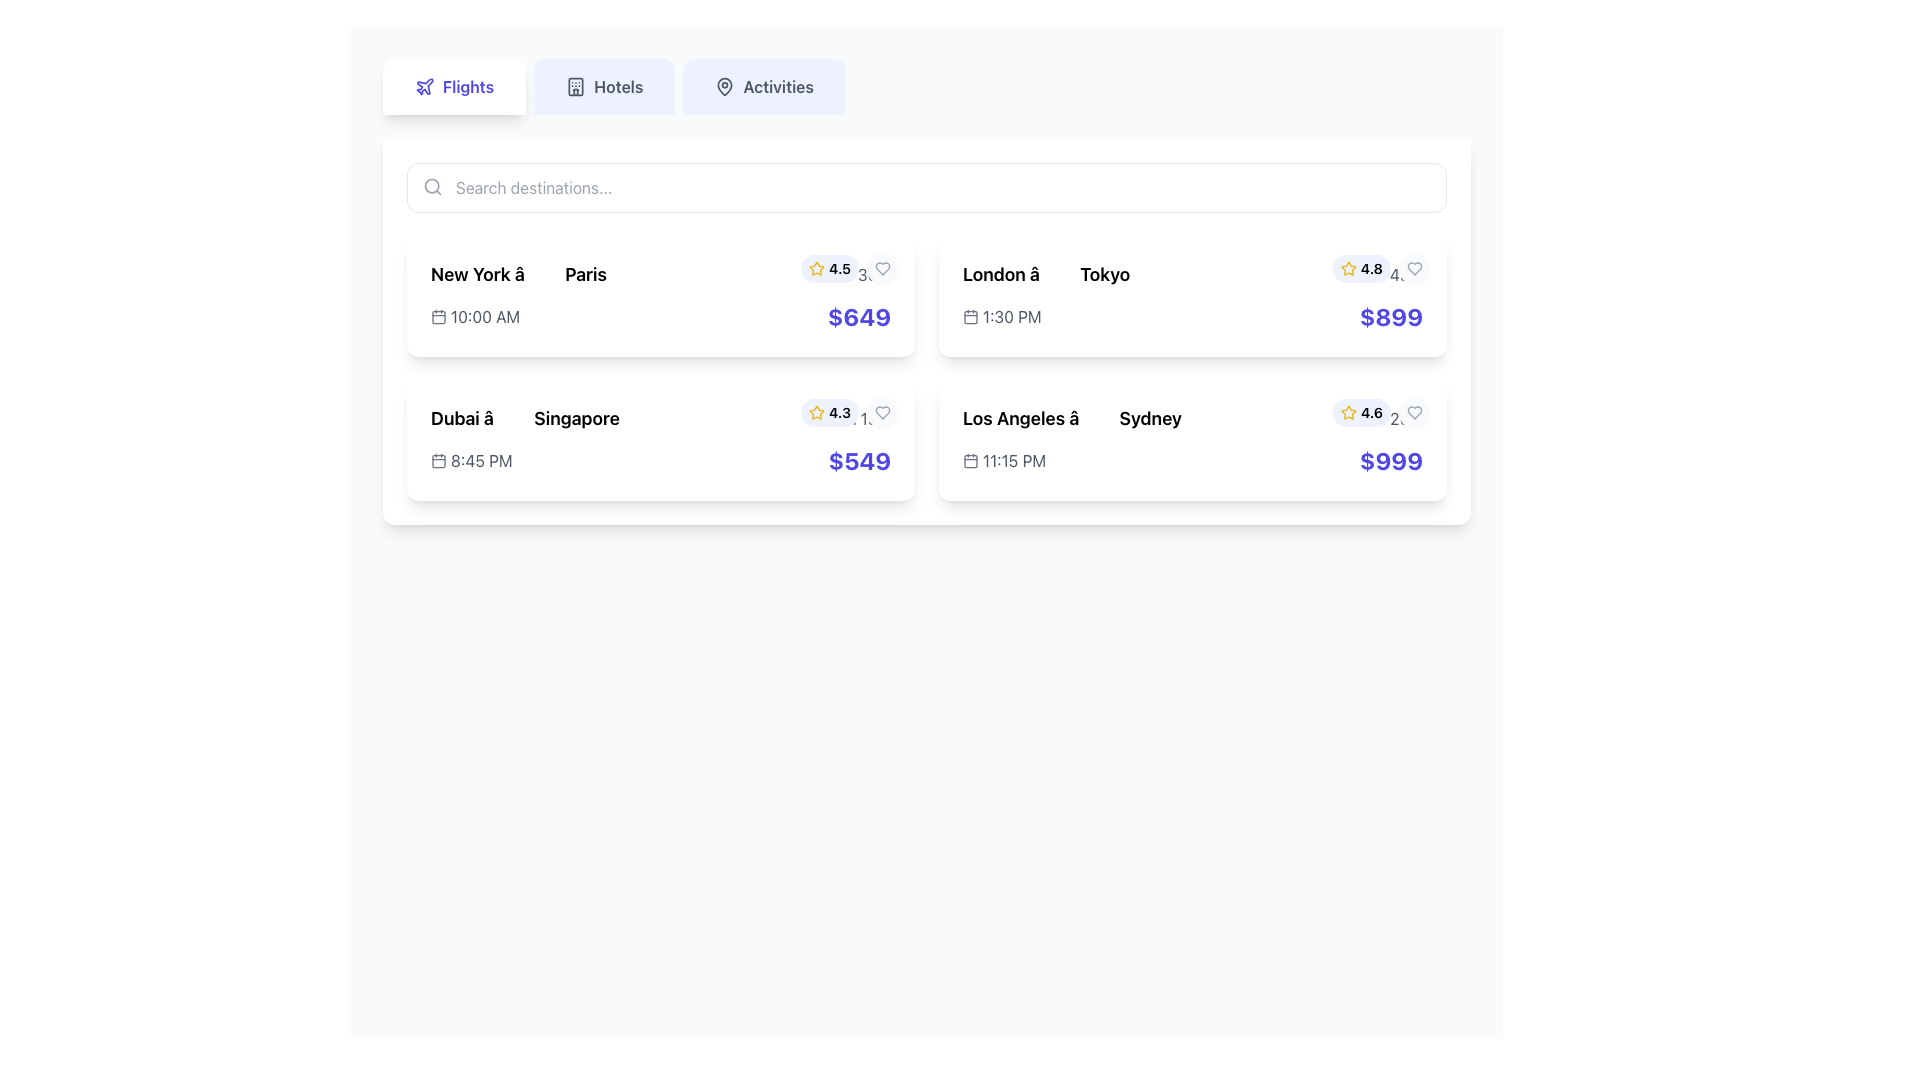 This screenshot has height=1080, width=1920. What do you see at coordinates (816, 411) in the screenshot?
I see `the star icon that represents a 4.3 rating in the bottom-left card of the grid, which is adjacent to the price '$549'` at bounding box center [816, 411].